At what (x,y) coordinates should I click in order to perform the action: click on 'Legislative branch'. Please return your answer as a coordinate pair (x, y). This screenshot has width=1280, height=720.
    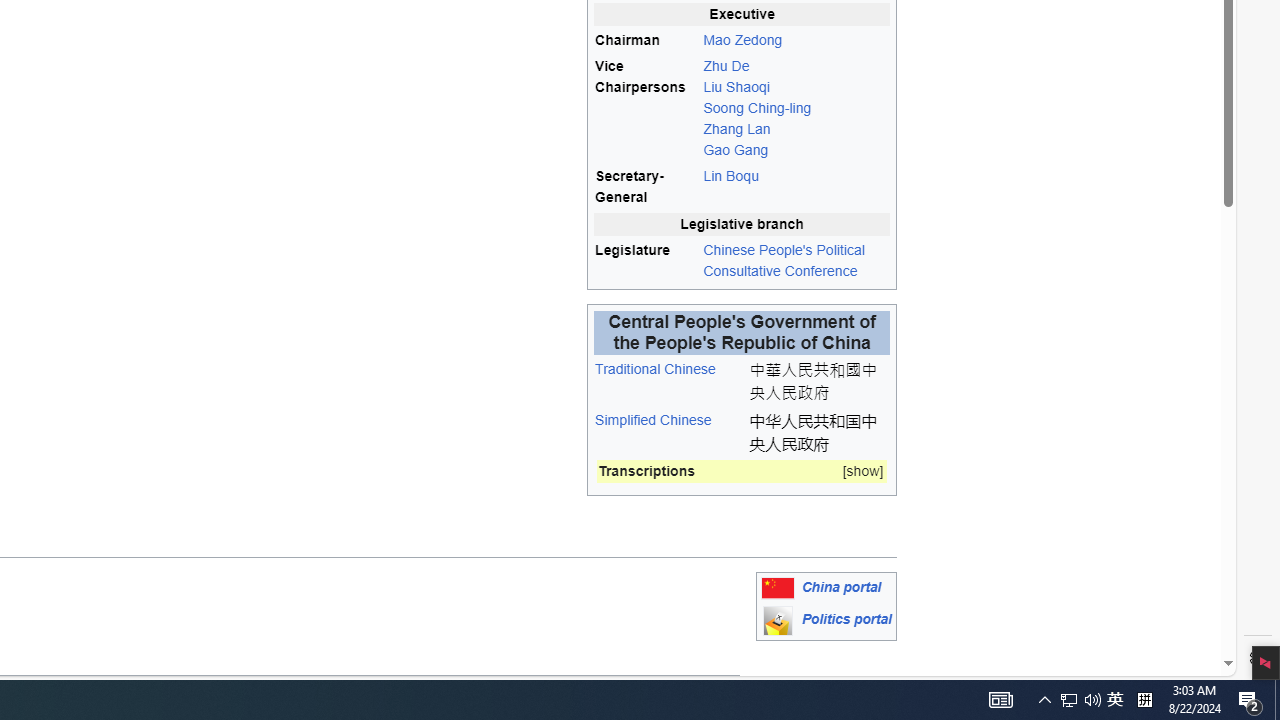
    Looking at the image, I should click on (741, 223).